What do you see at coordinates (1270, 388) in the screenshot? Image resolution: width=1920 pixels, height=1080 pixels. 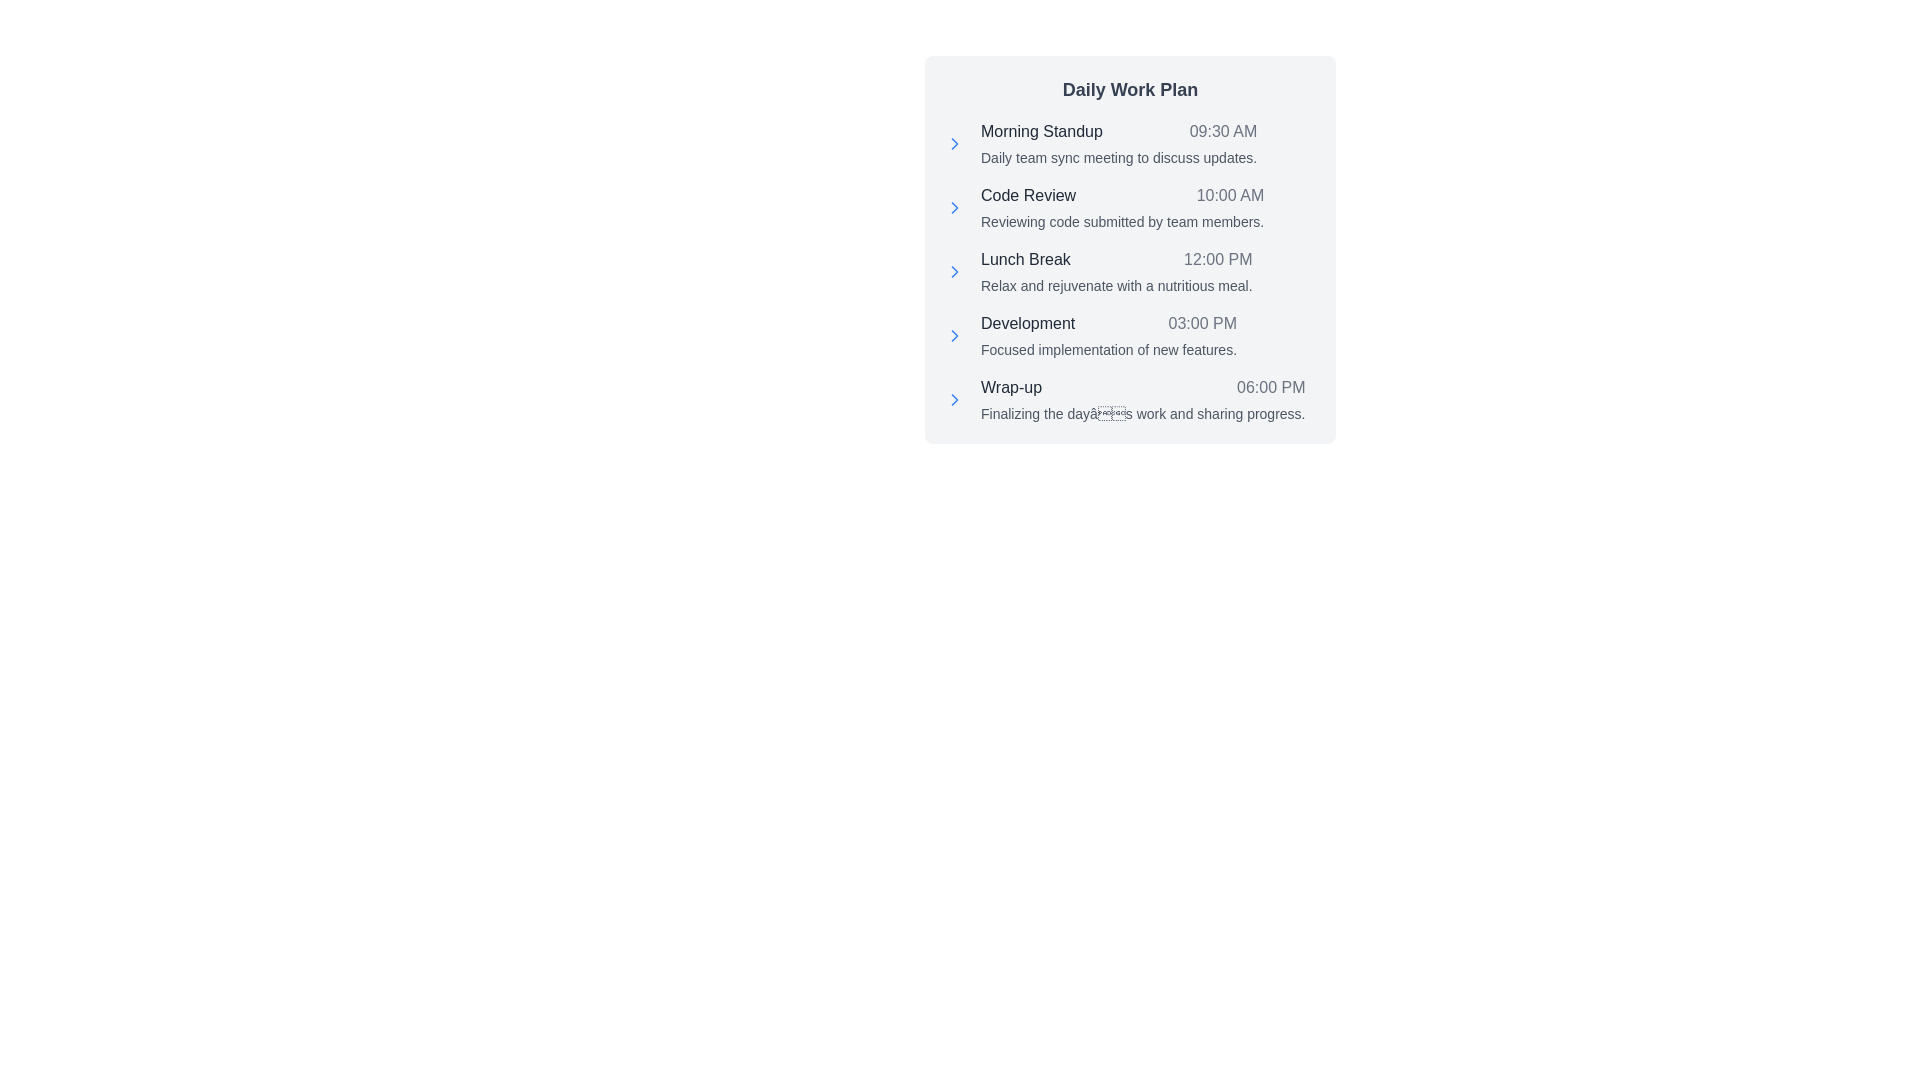 I see `the time text '06:00 PM' which is styled in gray and located at the right end of the row labeled 'Wrap-up' in the Daily Work Plan` at bounding box center [1270, 388].